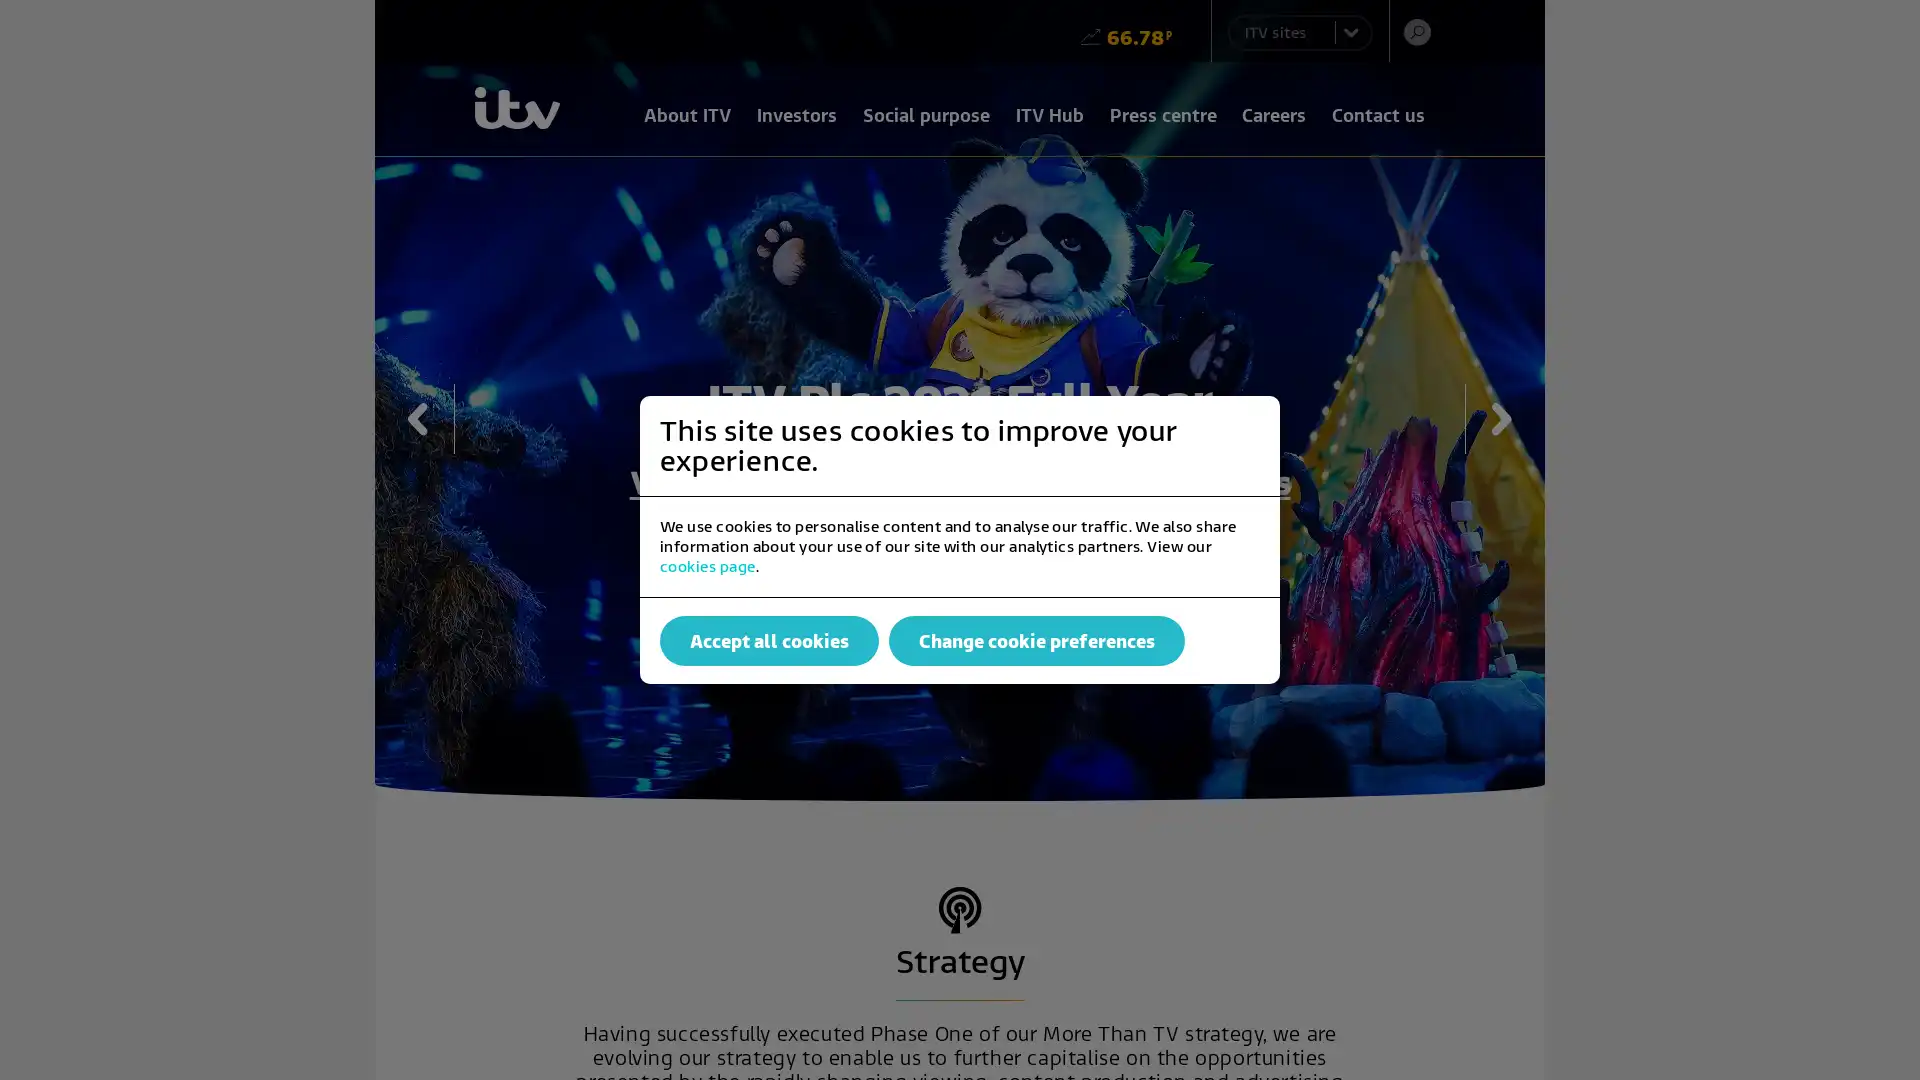 The height and width of the screenshot is (1080, 1920). Describe the element at coordinates (1036, 640) in the screenshot. I see `Change cookie preferences` at that location.